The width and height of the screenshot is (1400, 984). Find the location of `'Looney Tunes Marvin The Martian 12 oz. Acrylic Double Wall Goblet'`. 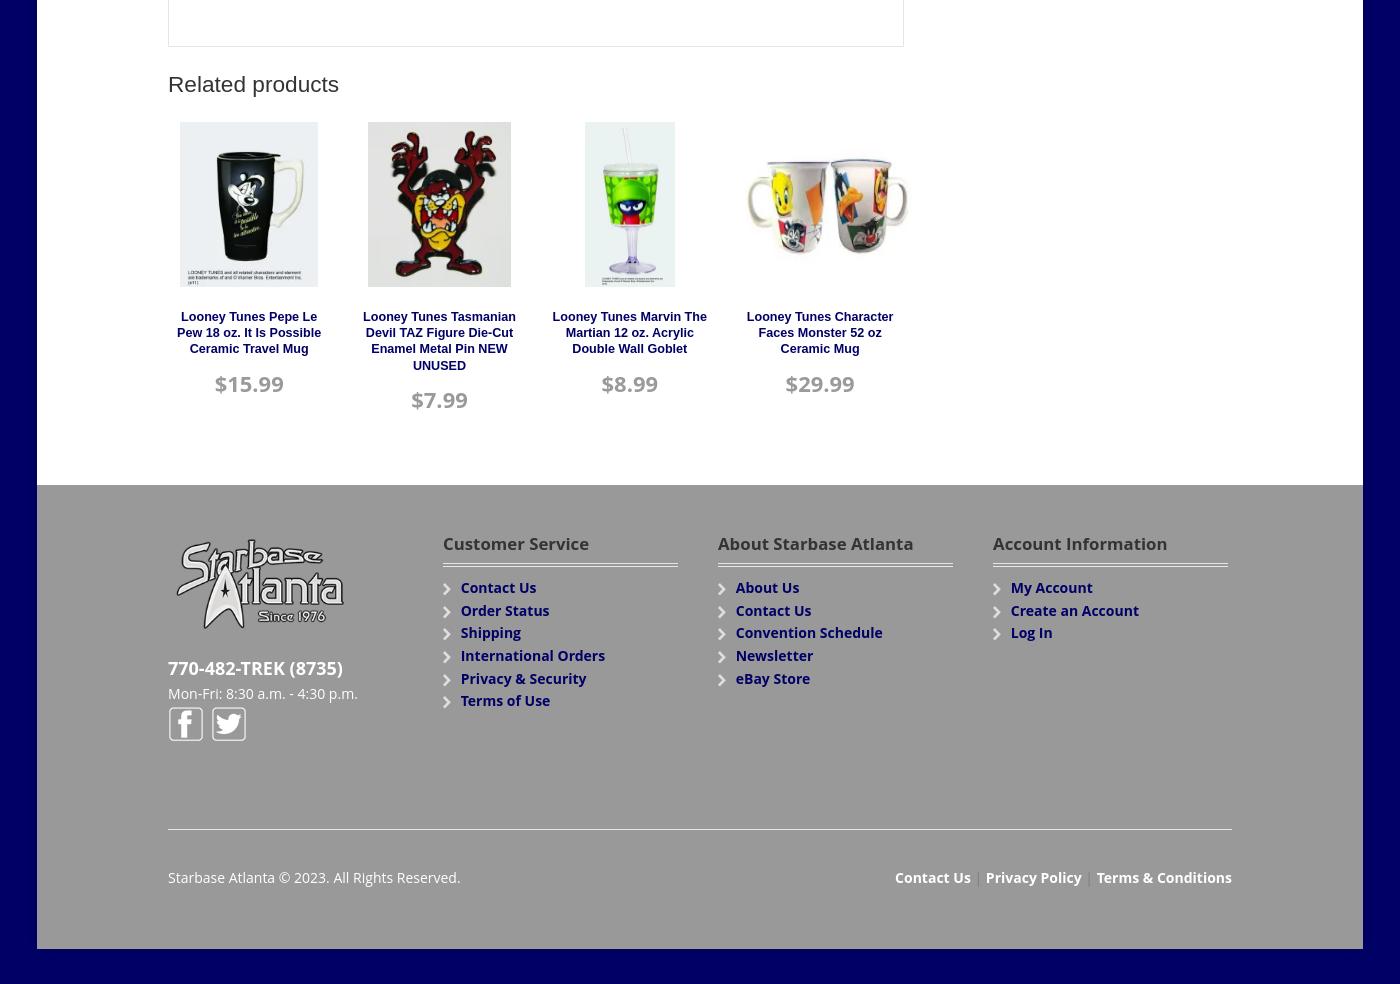

'Looney Tunes Marvin The Martian 12 oz. Acrylic Double Wall Goblet' is located at coordinates (629, 331).